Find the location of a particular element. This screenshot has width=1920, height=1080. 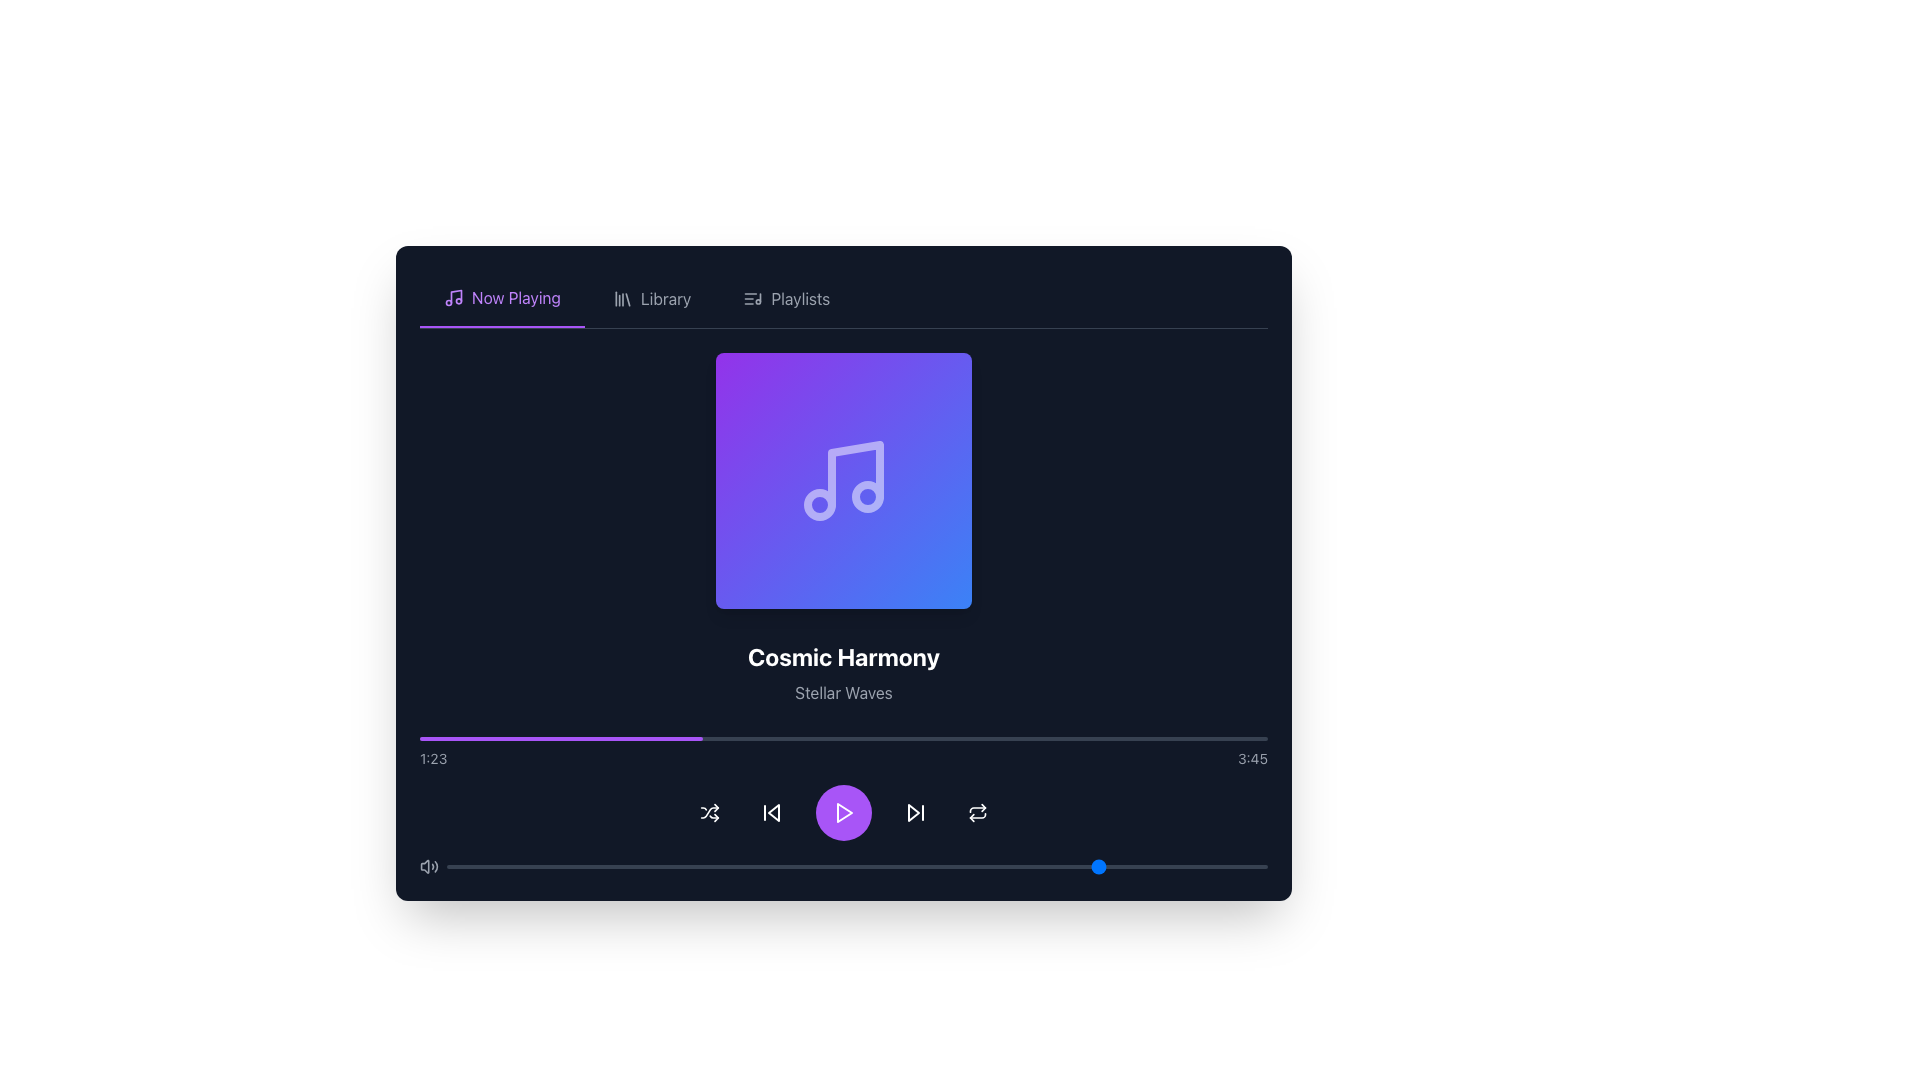

the navigation button located between 'Now Playing' and 'Playlists' in the top navigation bar to change its text color to purple is located at coordinates (652, 299).